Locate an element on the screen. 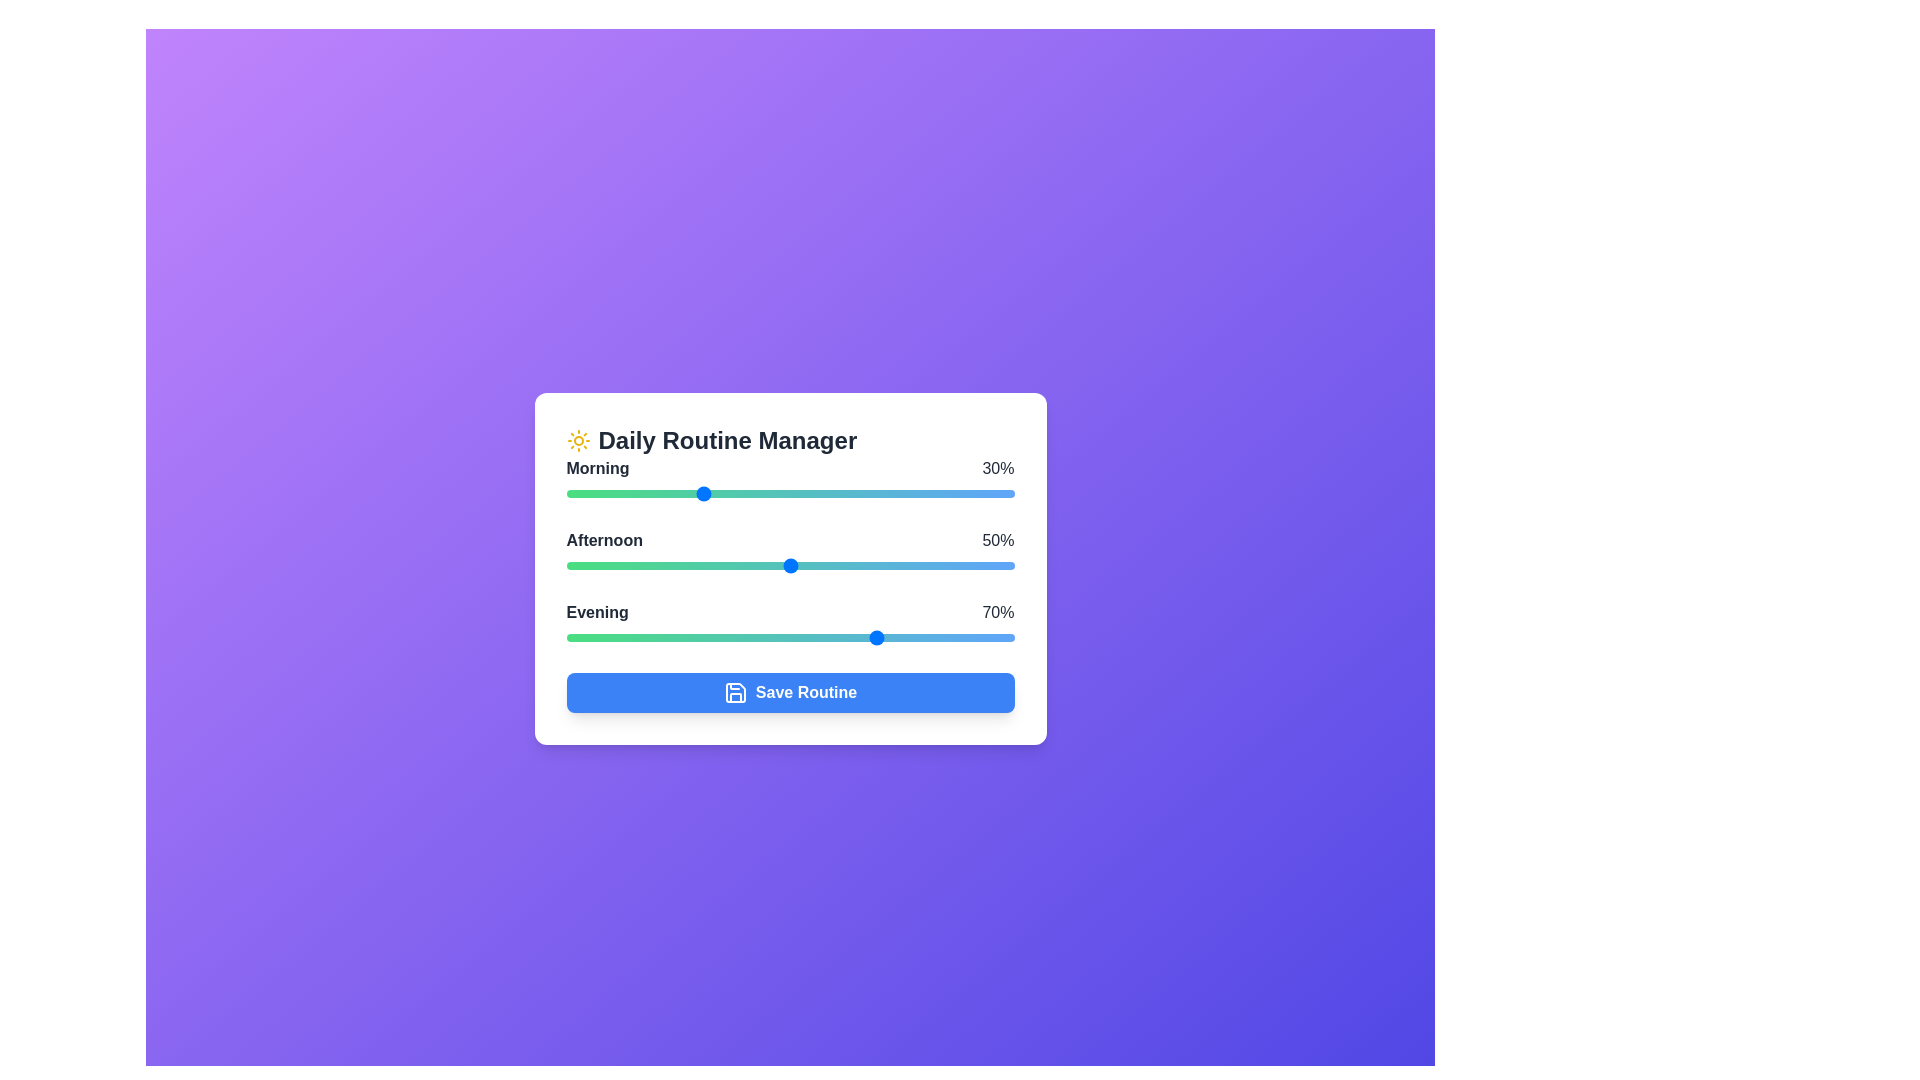  the Evening task slider to 73% is located at coordinates (892, 637).